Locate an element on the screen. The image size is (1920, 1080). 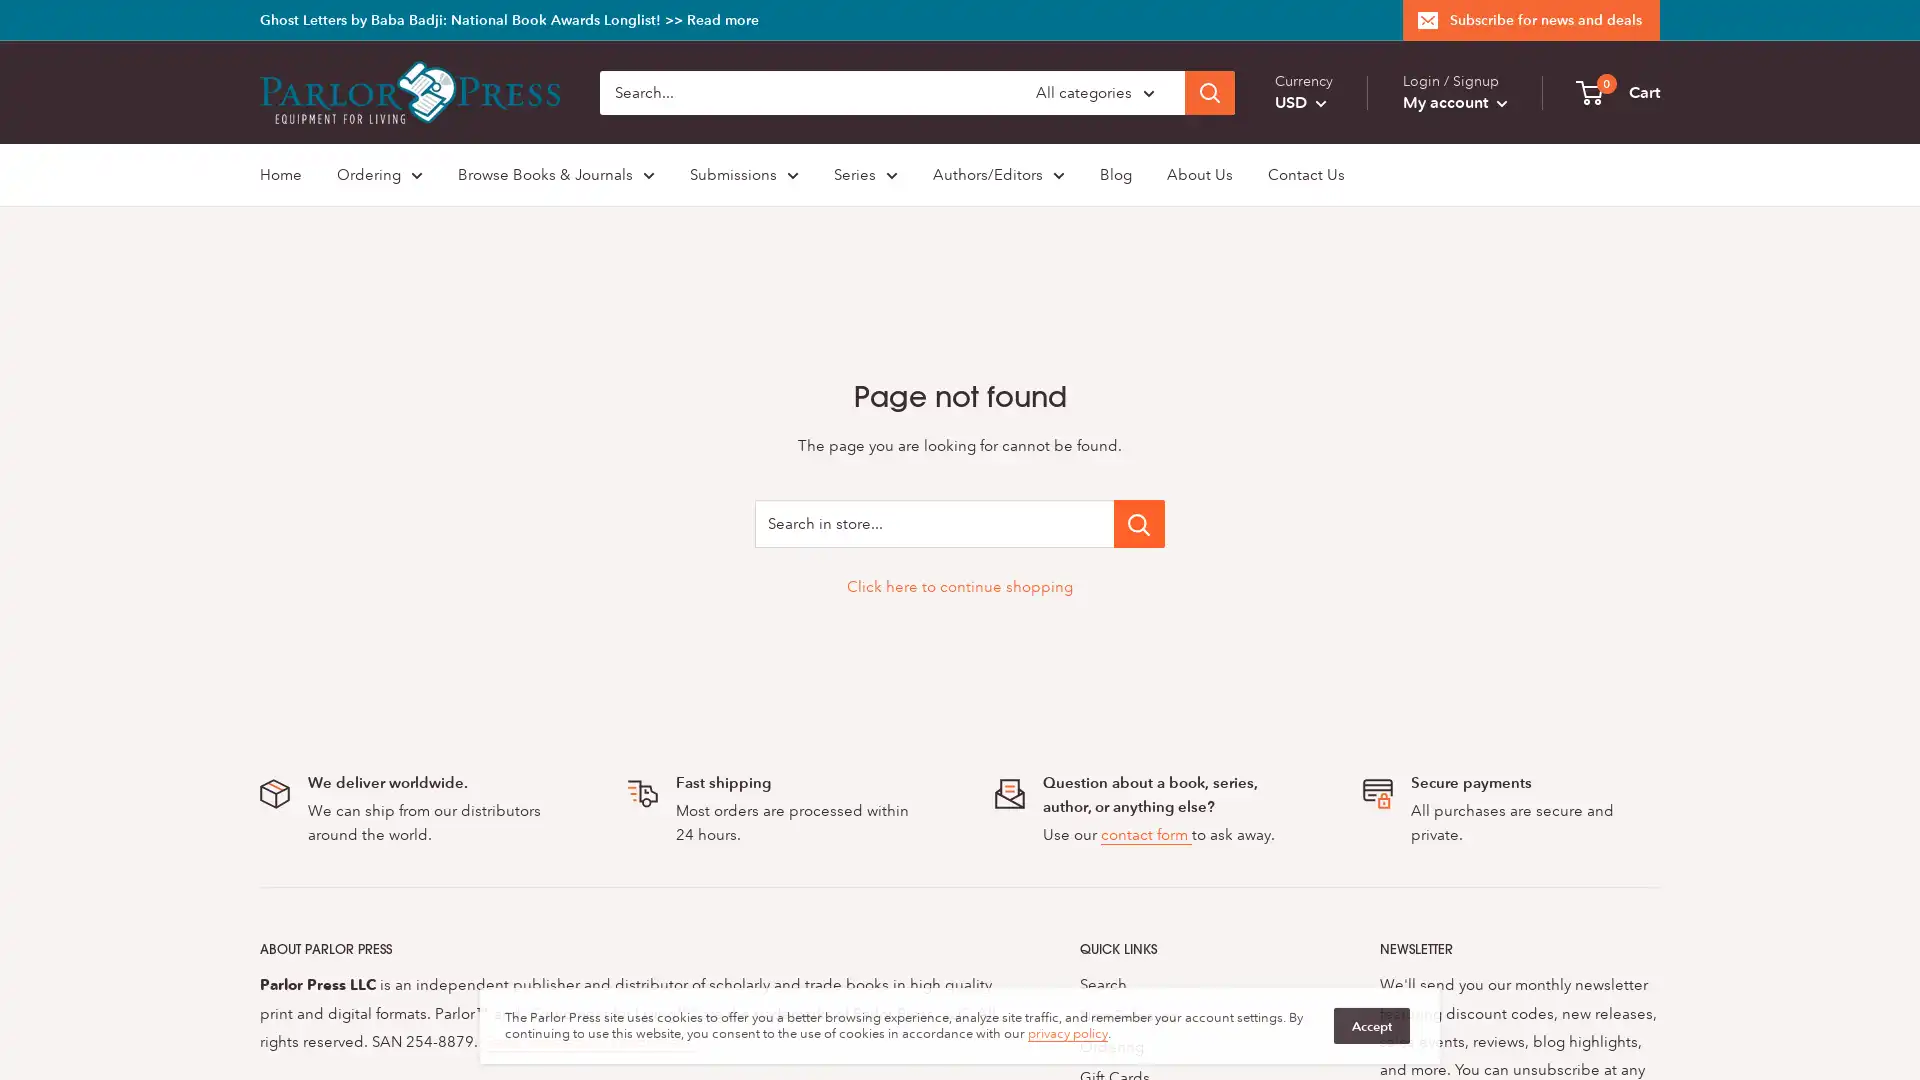
USD is located at coordinates (1300, 101).